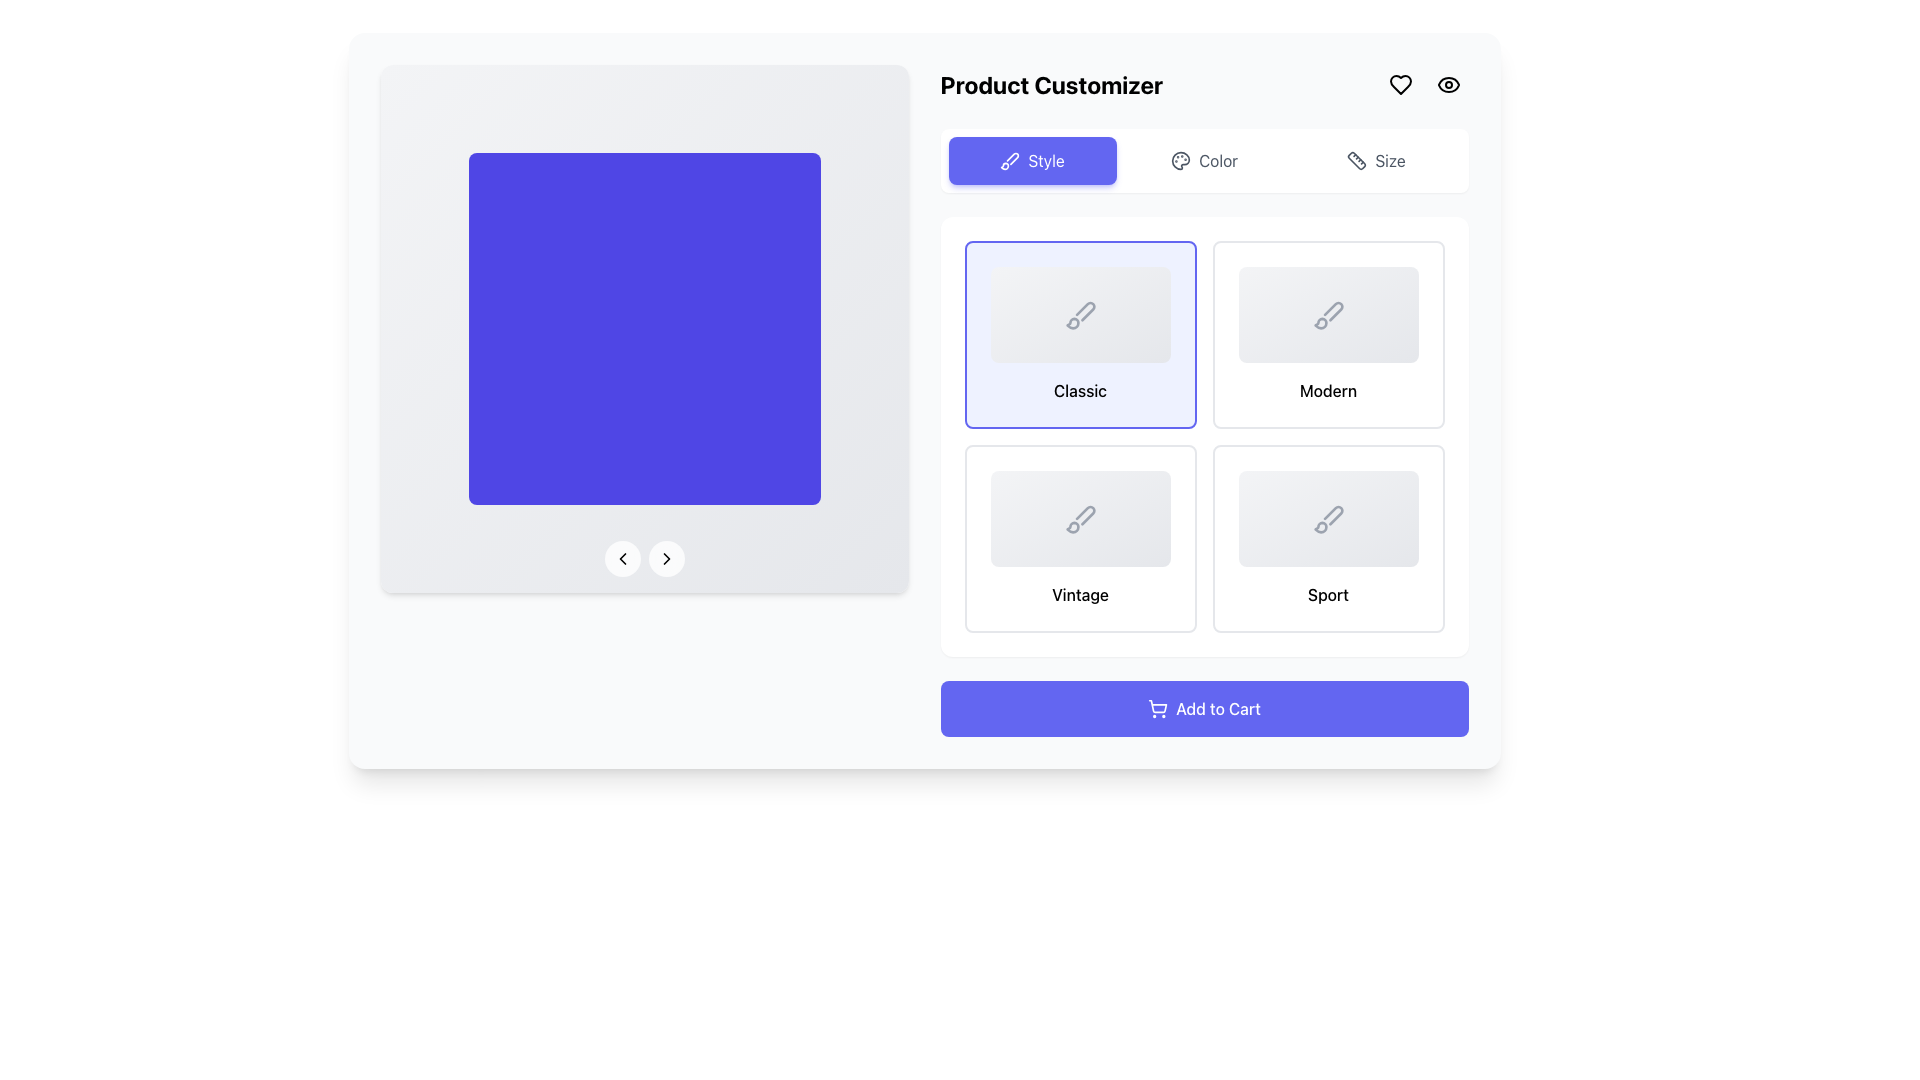 Image resolution: width=1920 pixels, height=1080 pixels. Describe the element at coordinates (1448, 83) in the screenshot. I see `the interactive visibility toggle icon located in the upper-right corner of the layout, immediately to the right of a heart-shaped icon` at that location.